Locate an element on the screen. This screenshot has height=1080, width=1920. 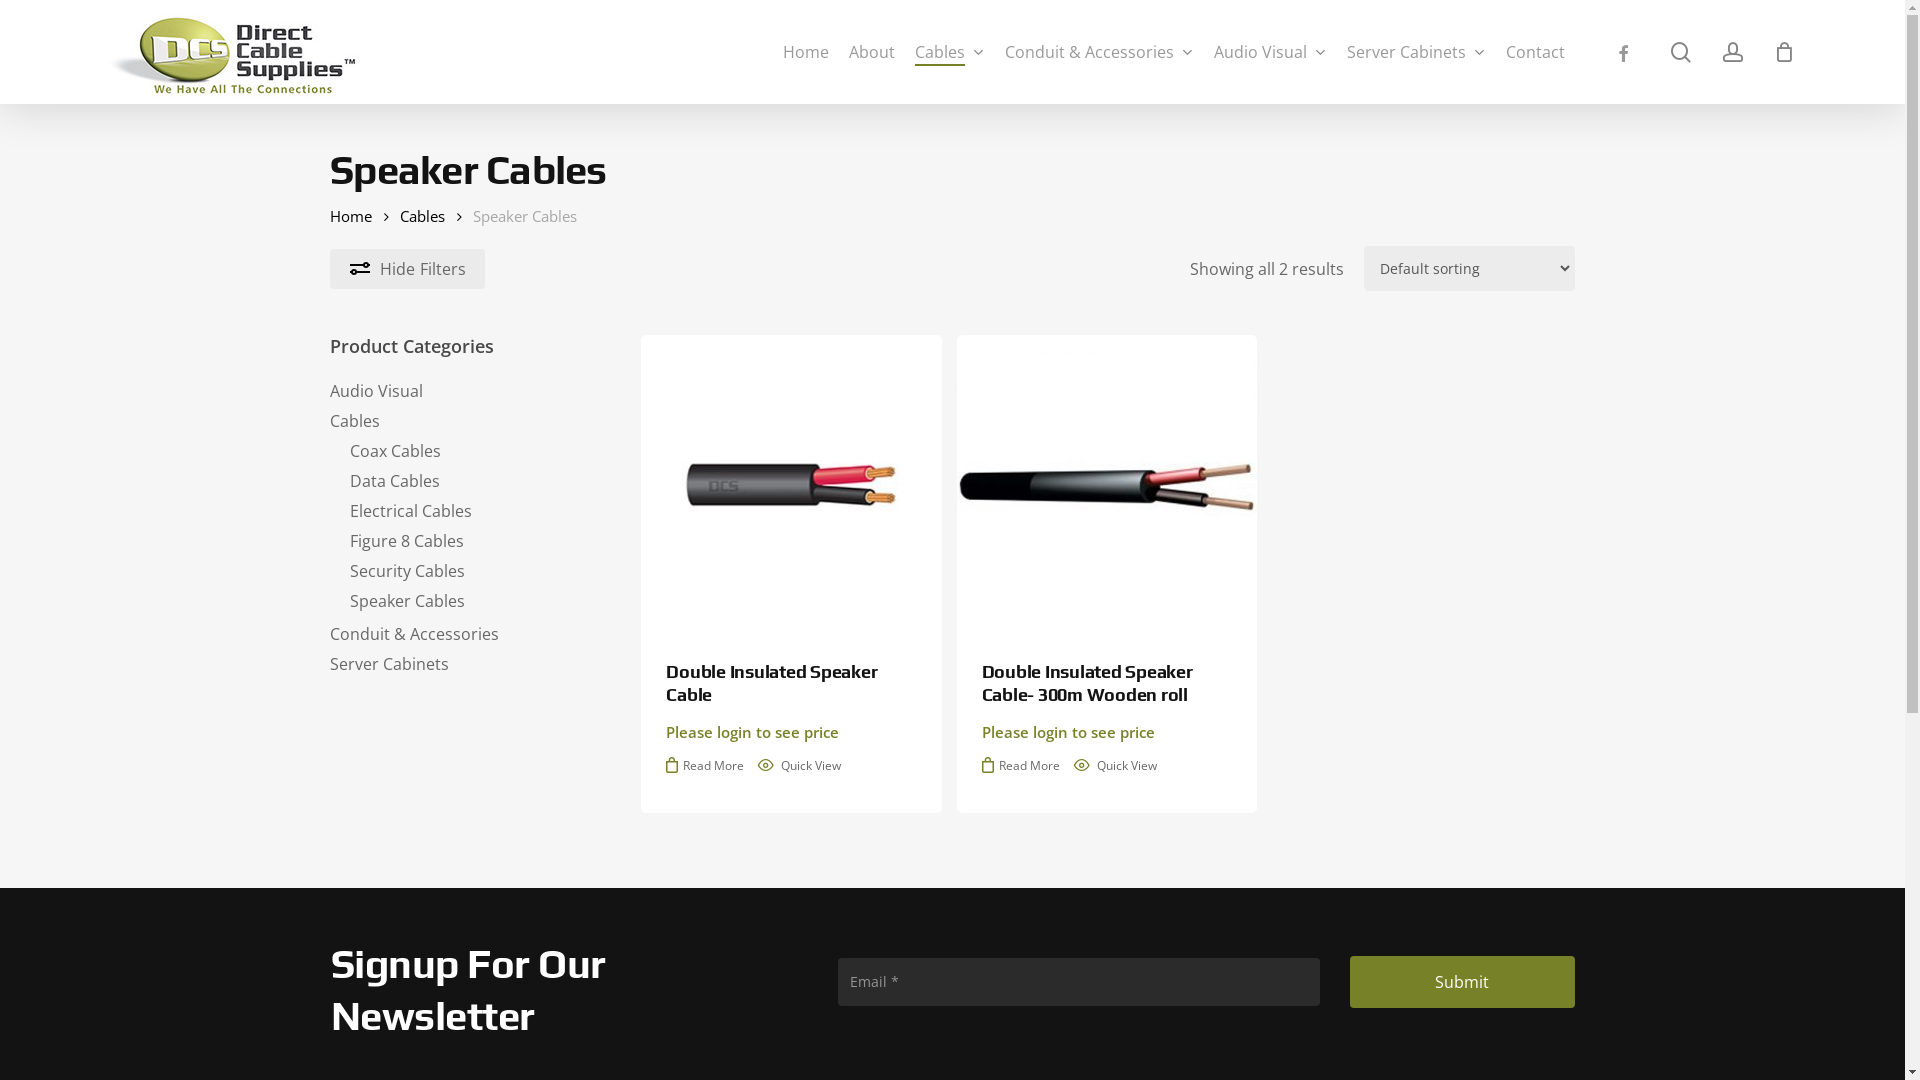
'Cables' is located at coordinates (421, 216).